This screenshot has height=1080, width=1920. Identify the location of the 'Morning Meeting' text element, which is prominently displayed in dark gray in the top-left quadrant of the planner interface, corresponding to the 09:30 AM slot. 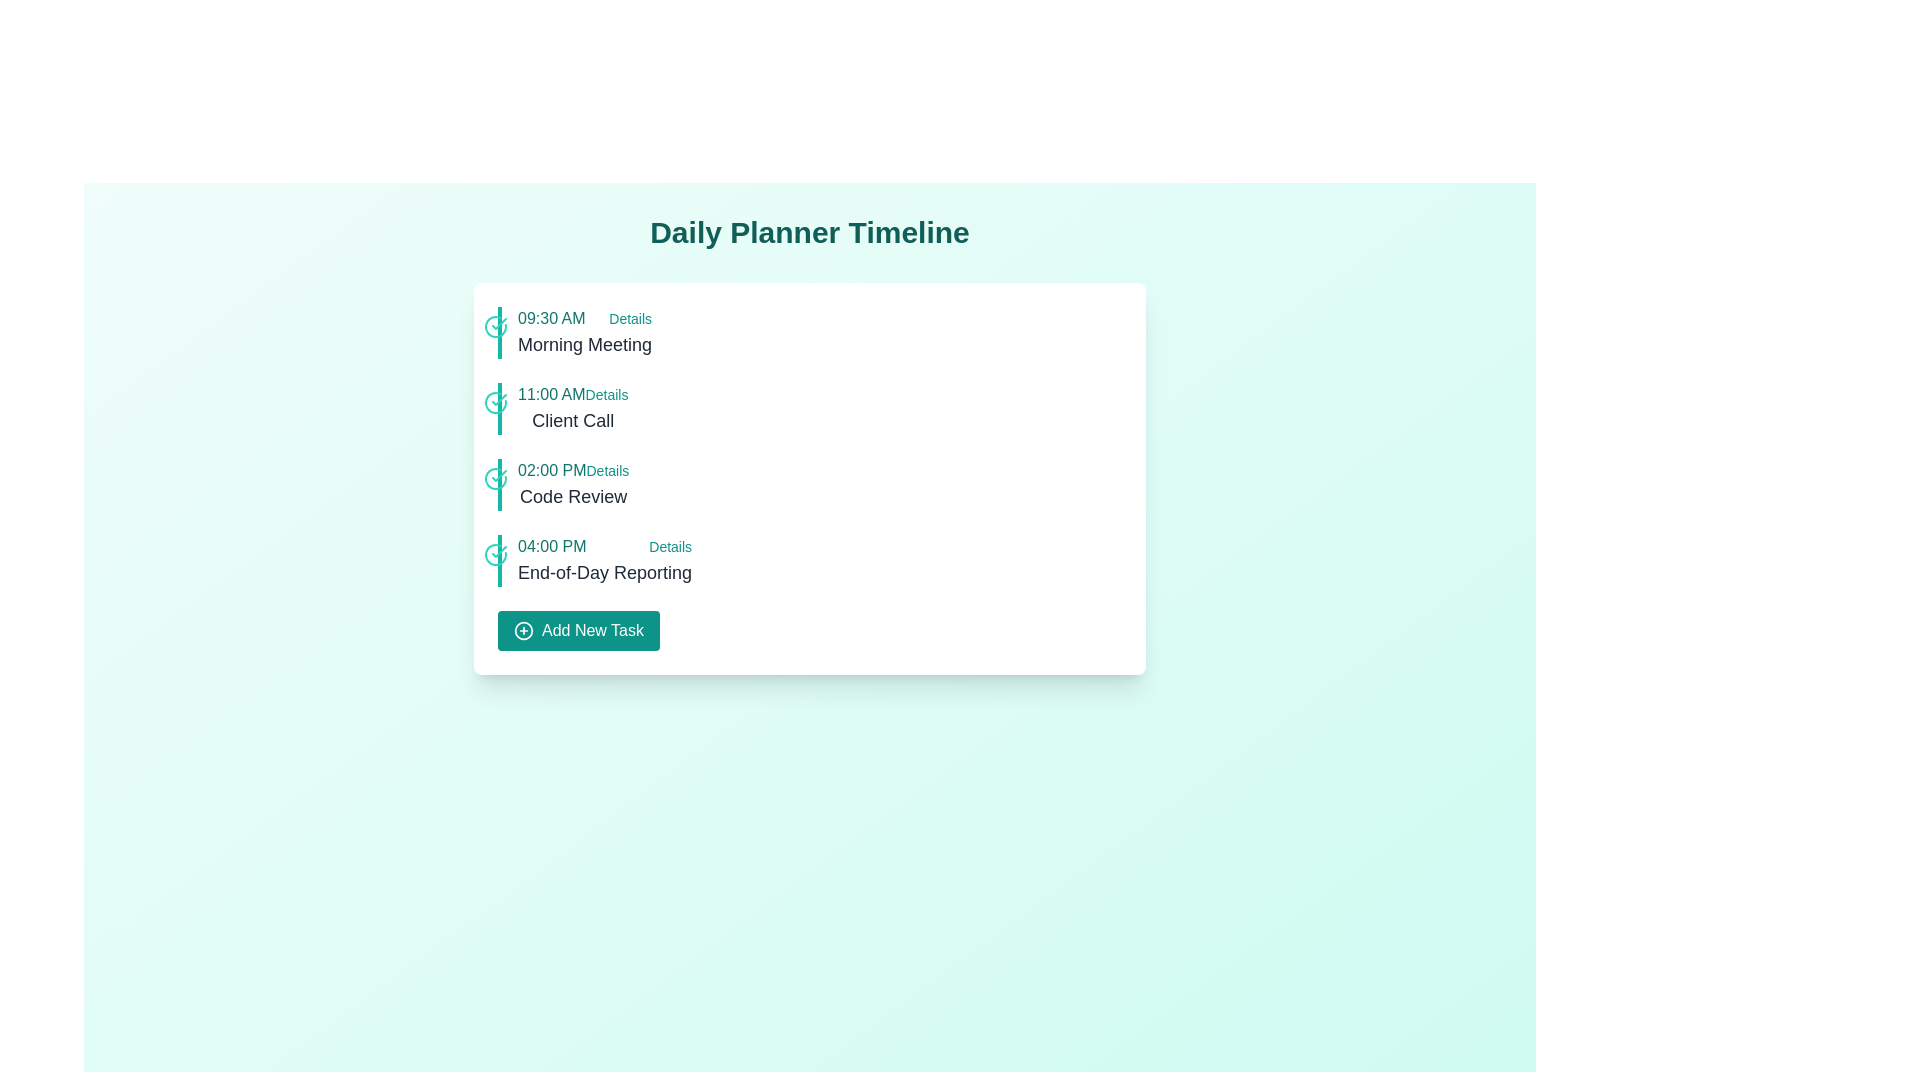
(584, 343).